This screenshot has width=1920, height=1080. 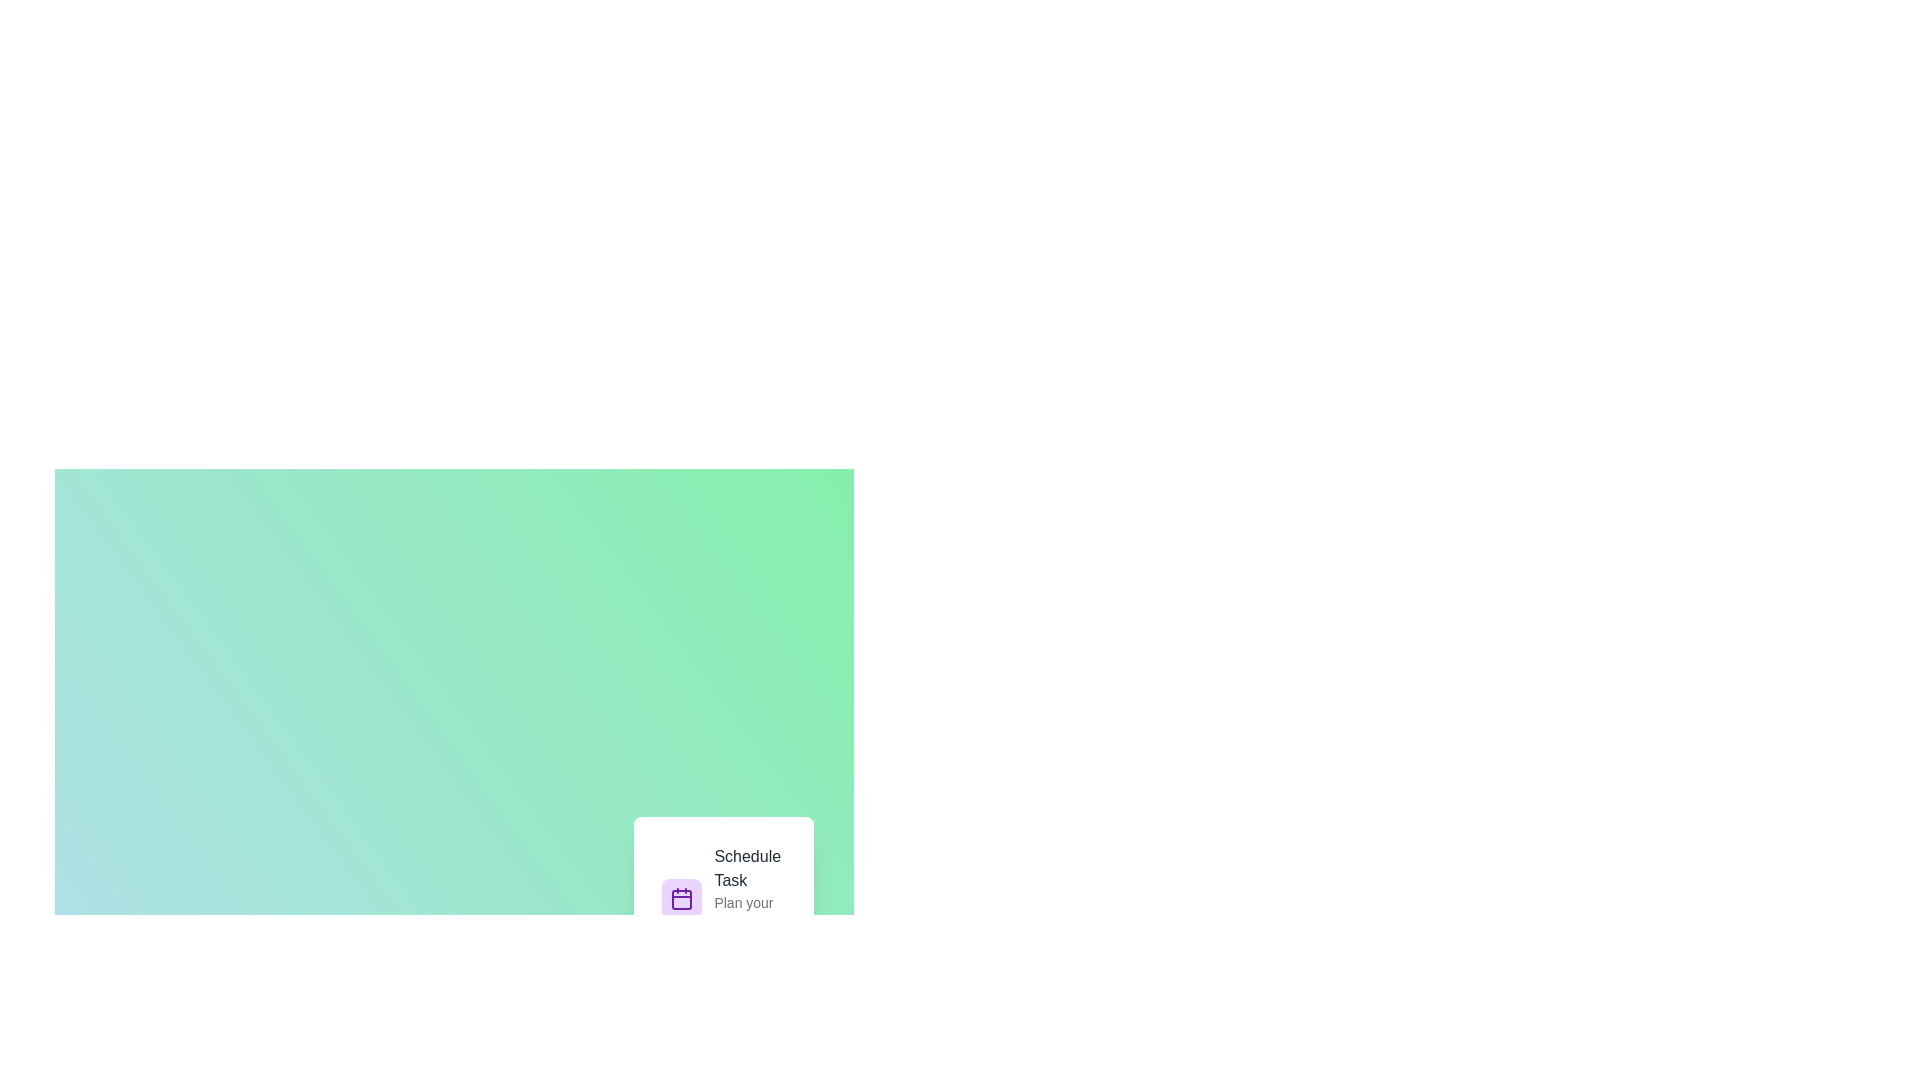 What do you see at coordinates (723, 897) in the screenshot?
I see `the menu action Schedule Task by clicking on its corresponding button` at bounding box center [723, 897].